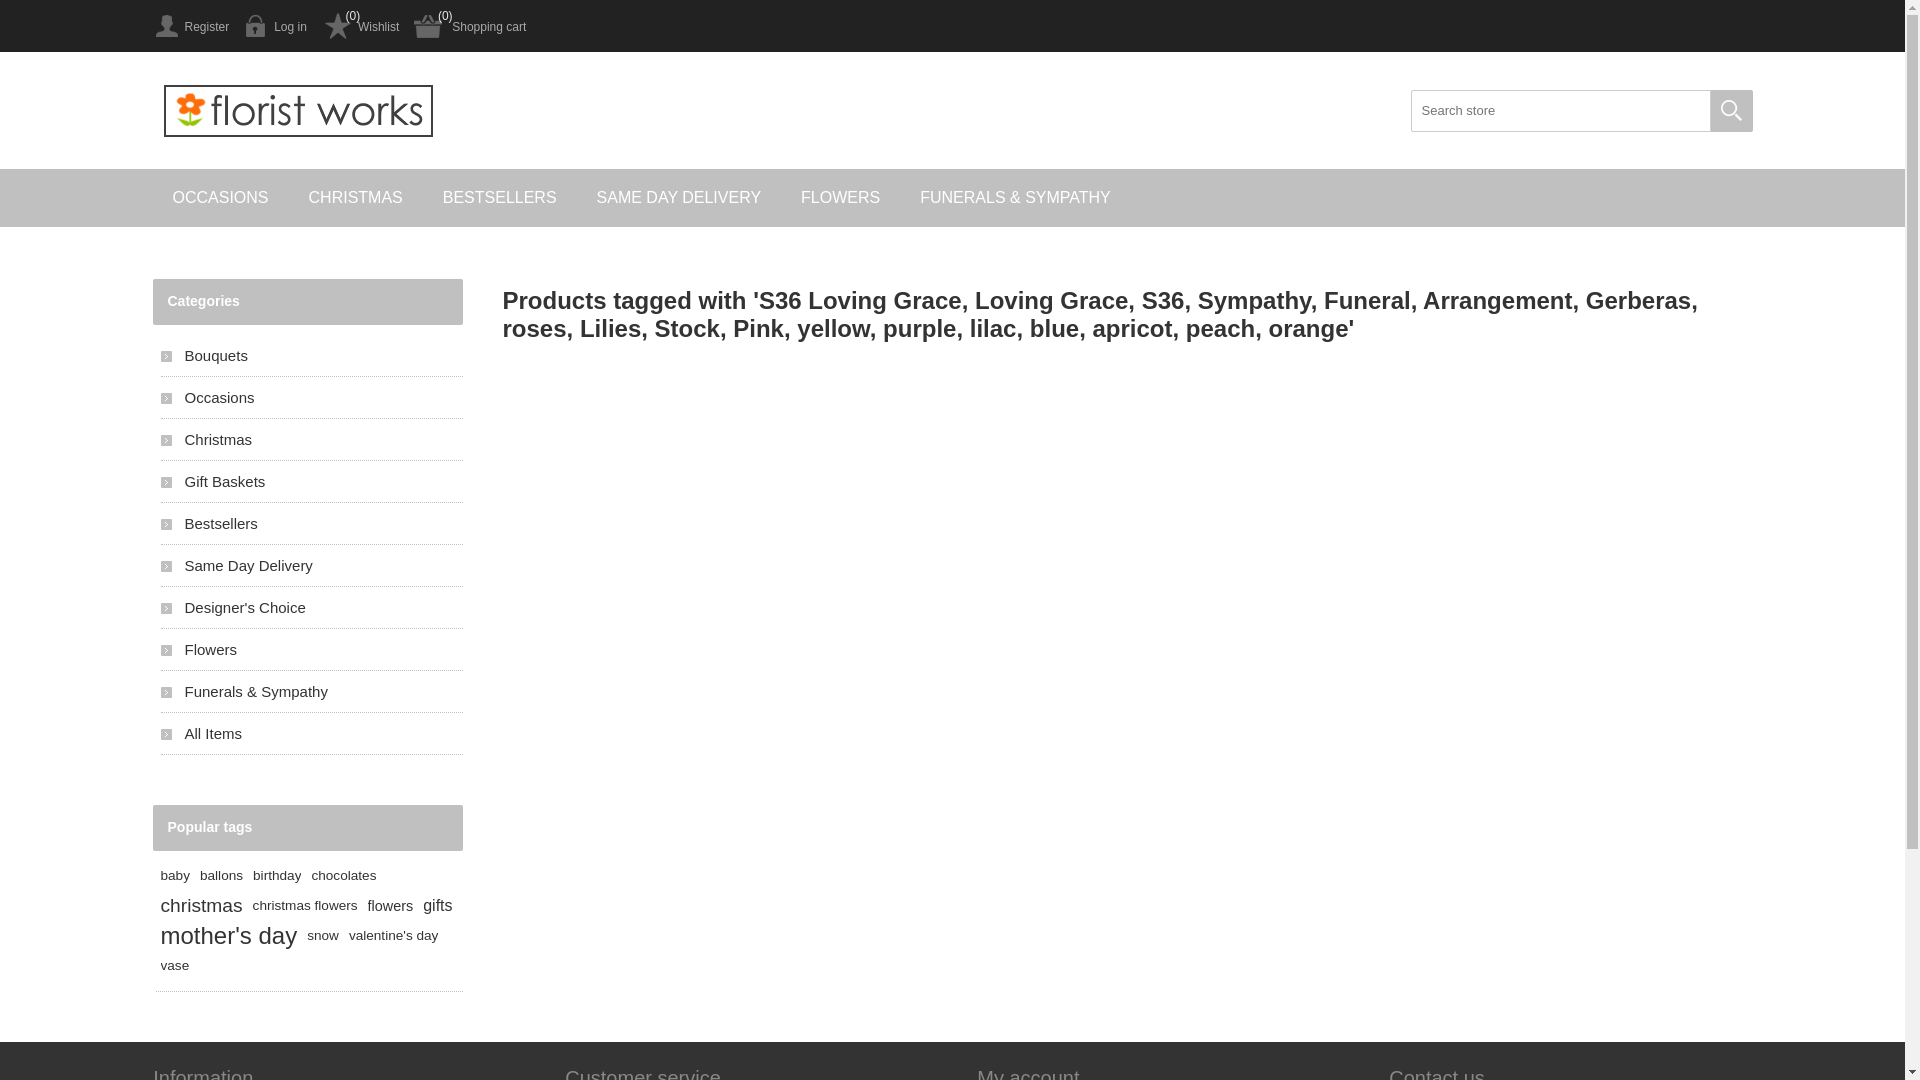 This screenshot has width=1920, height=1080. I want to click on 'Gift Baskets', so click(158, 481).